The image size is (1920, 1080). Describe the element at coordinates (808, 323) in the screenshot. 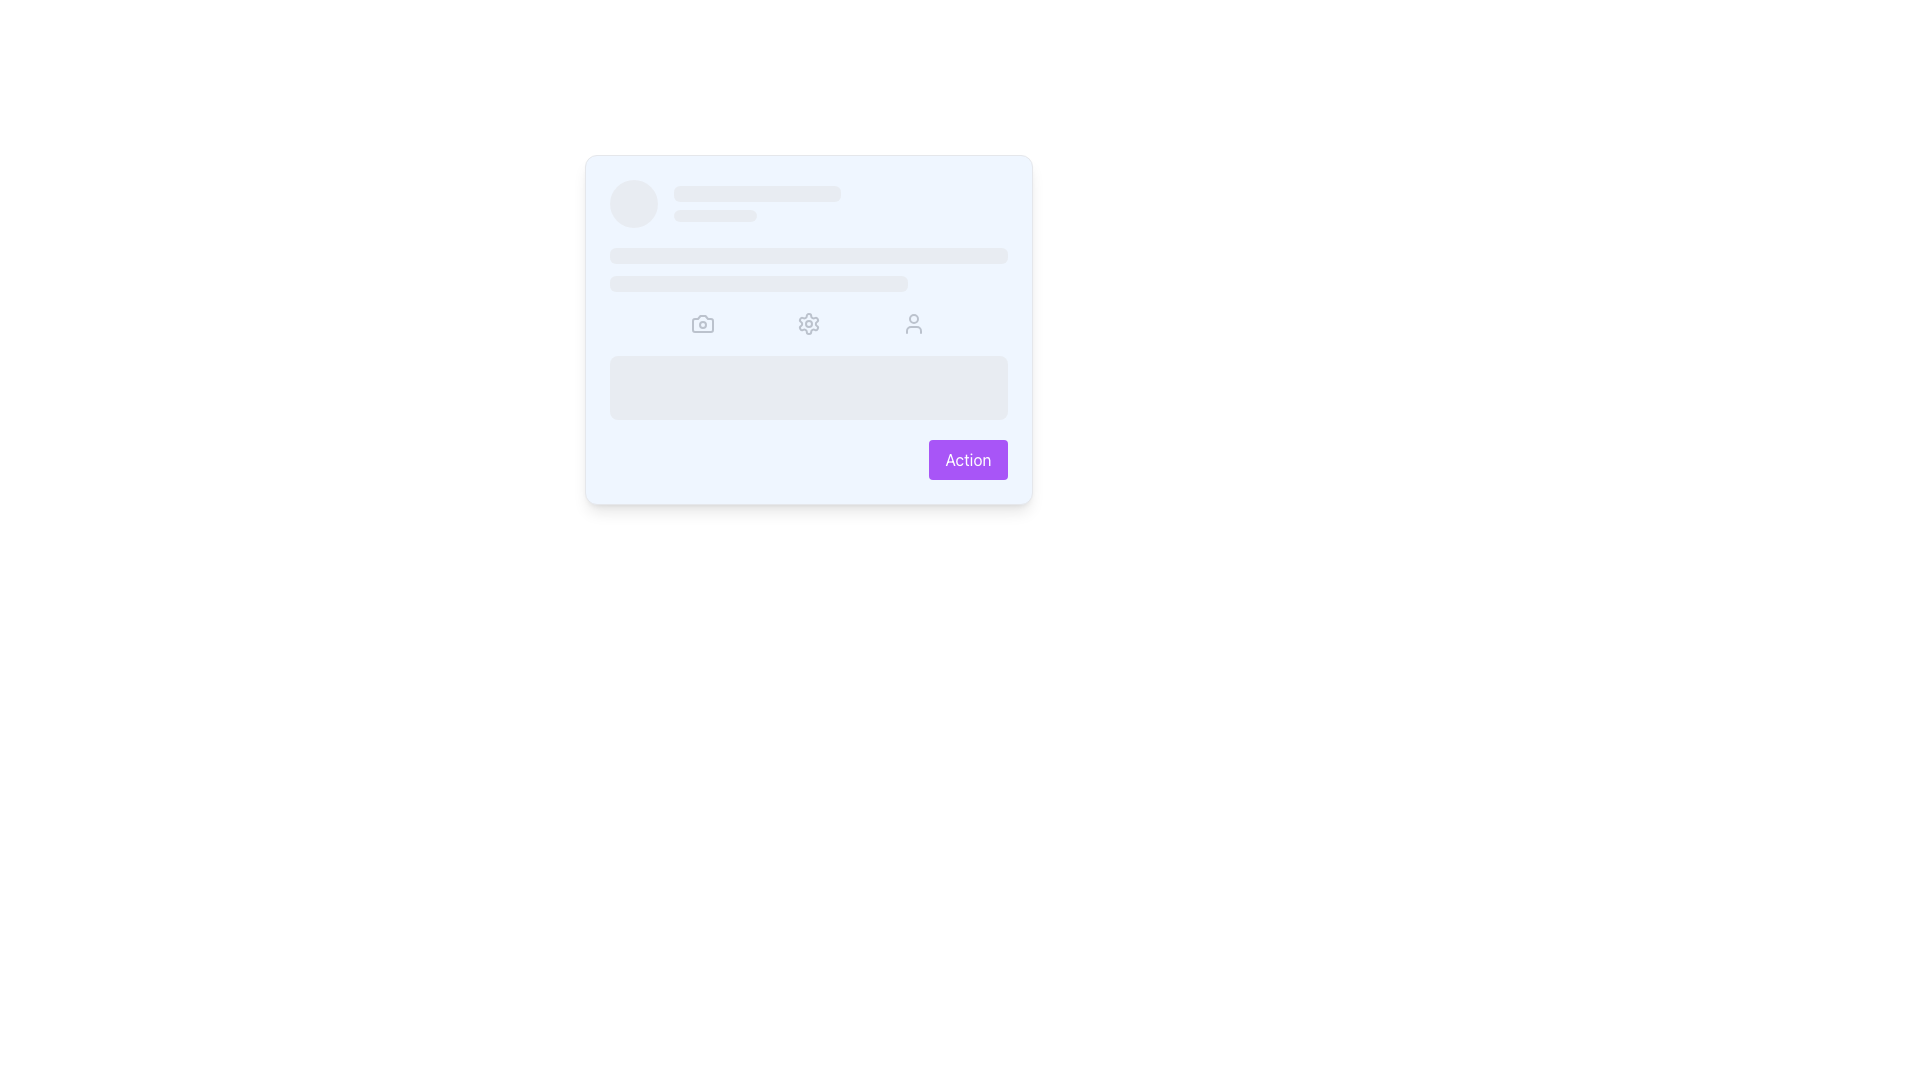

I see `the center gear-like icon in the row of three decorative icons` at that location.